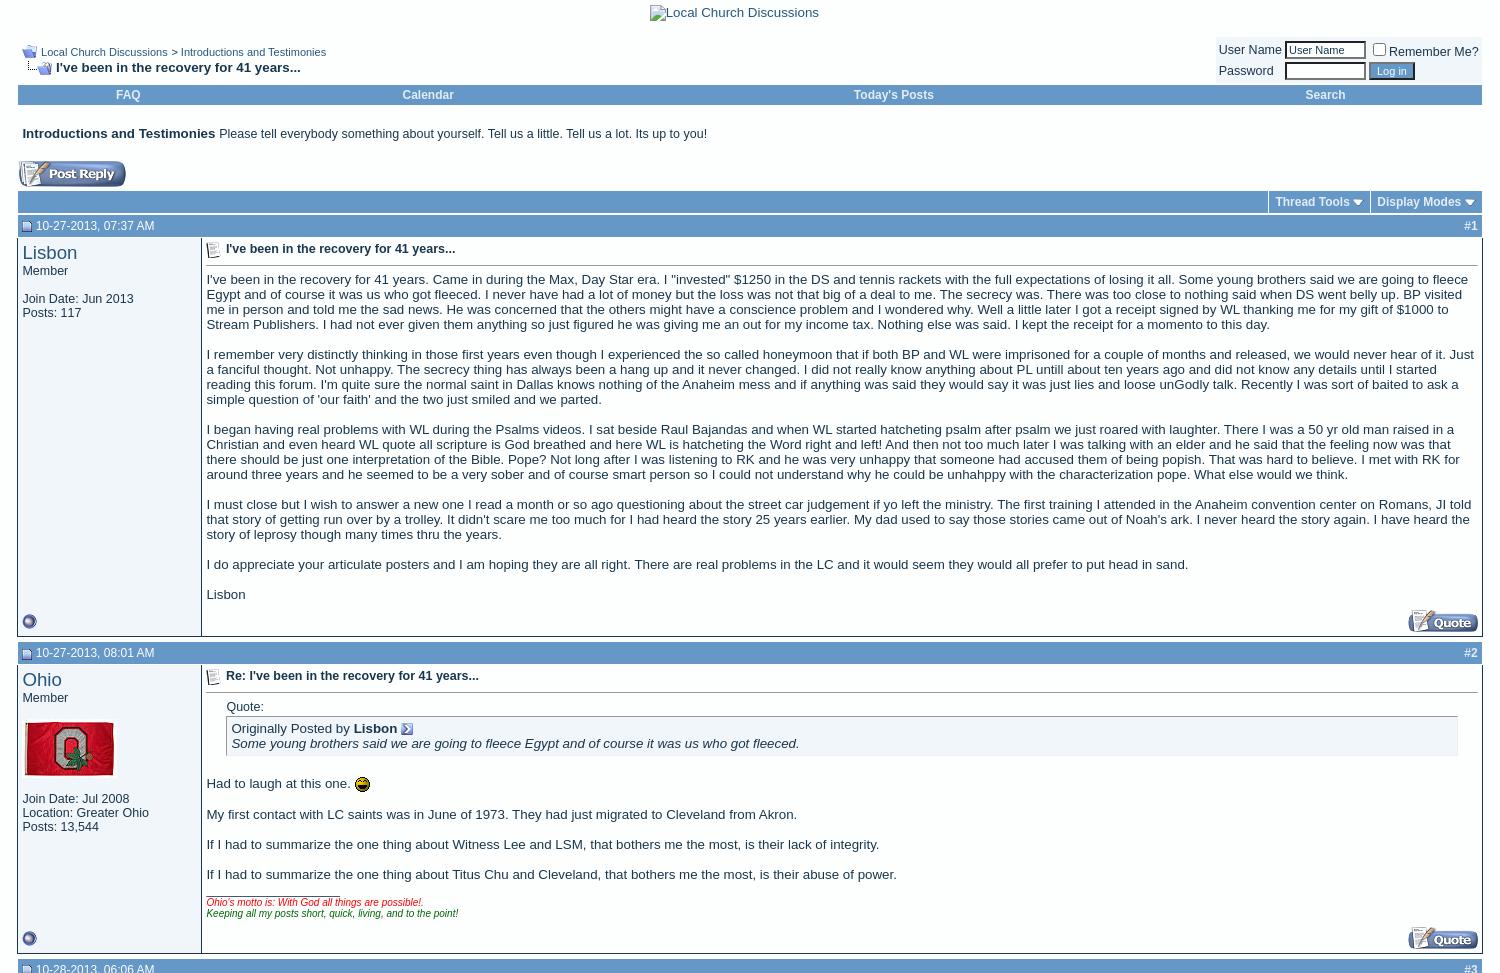  I want to click on 'Join Date: Jun 2013', so click(76, 299).